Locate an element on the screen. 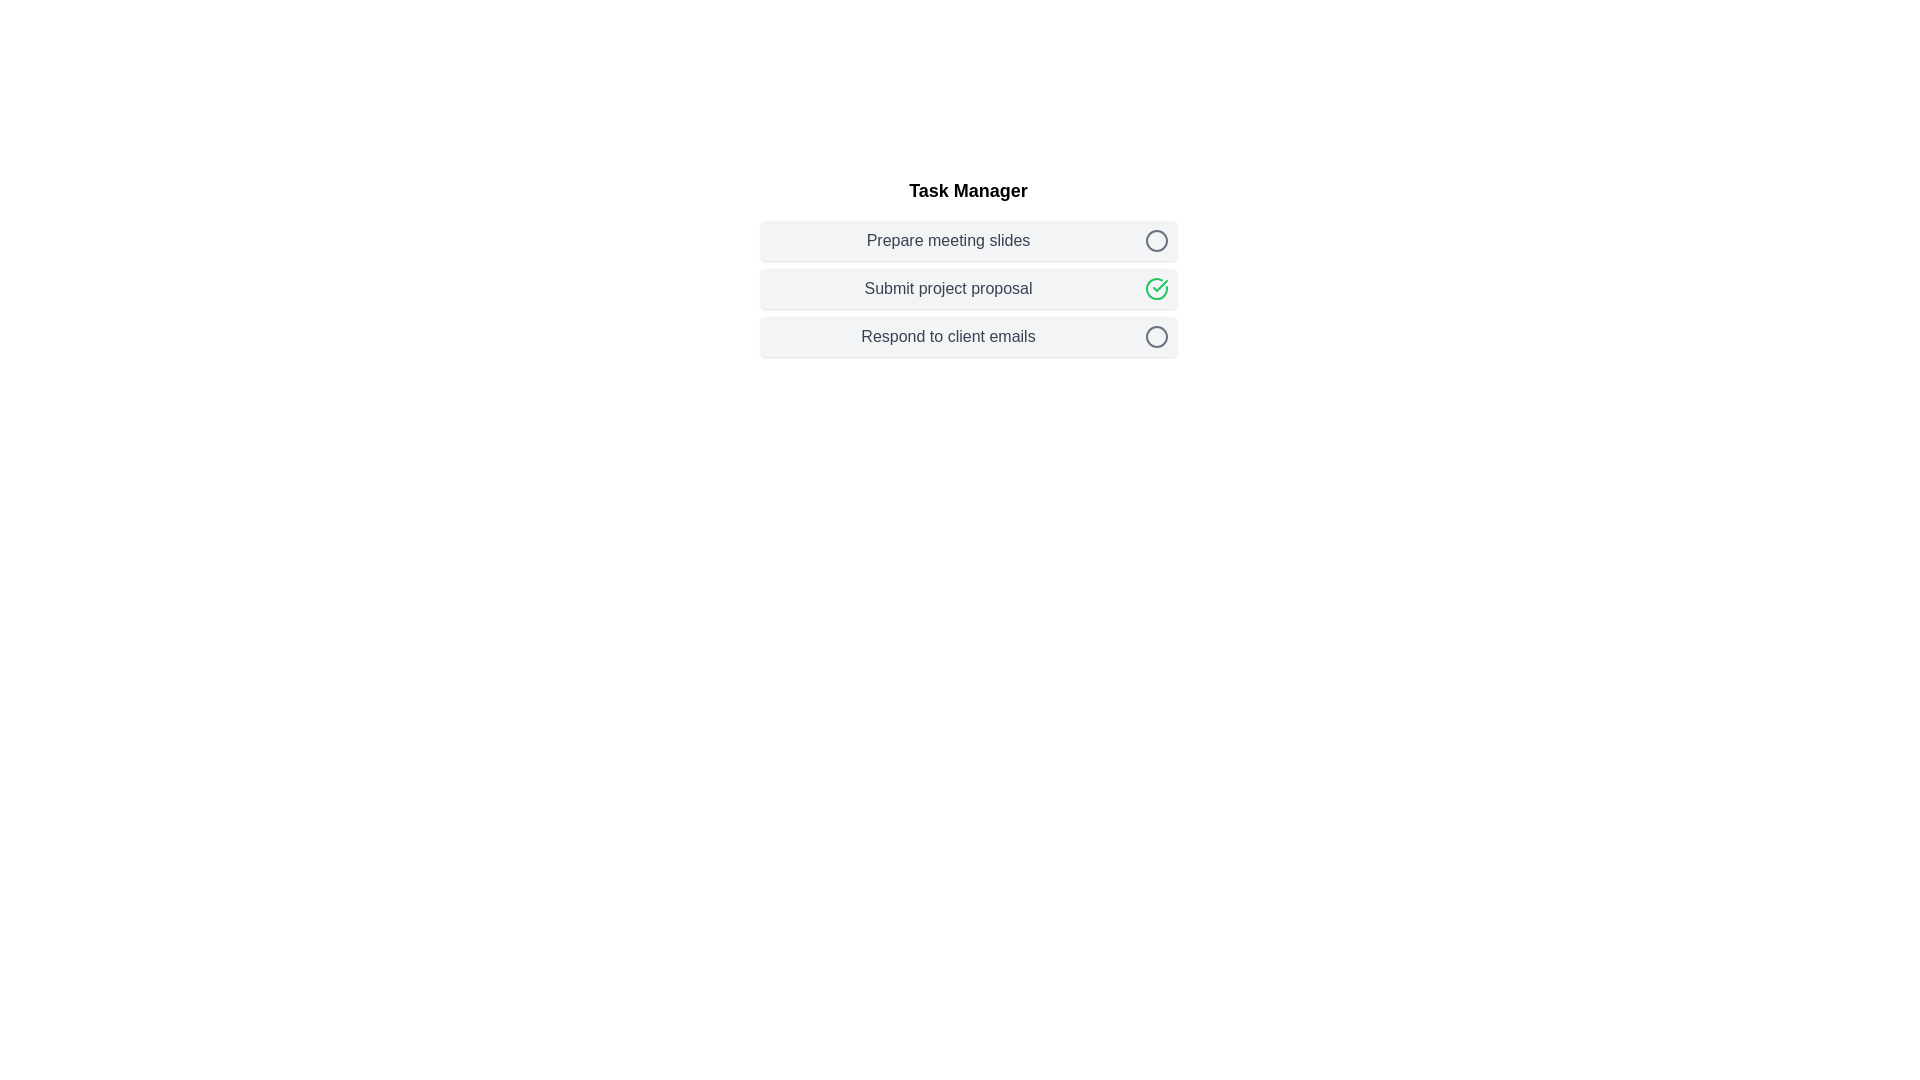 The height and width of the screenshot is (1080, 1920). the circular button at the rightmost part of the 'Prepare meeting slides' task item is located at coordinates (1156, 239).